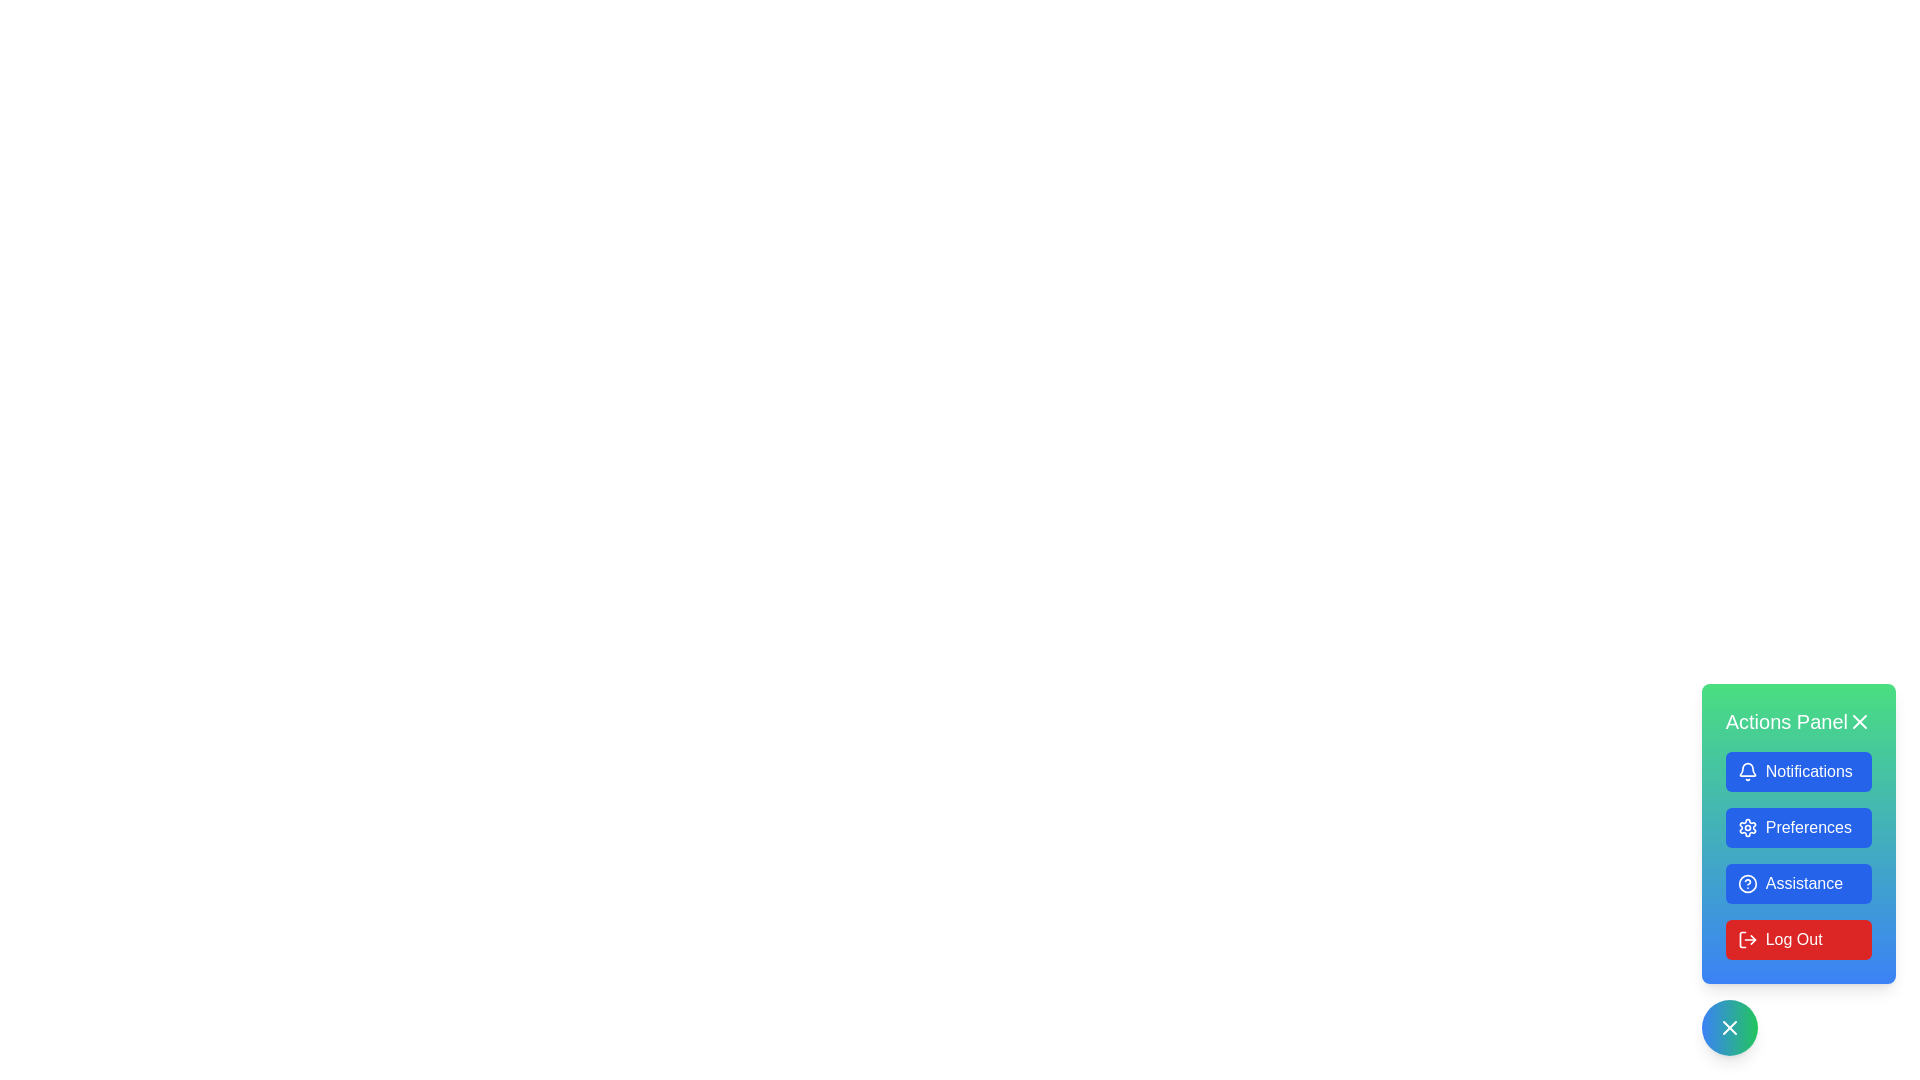  What do you see at coordinates (1798, 721) in the screenshot?
I see `the close button located in the header of the menu panel` at bounding box center [1798, 721].